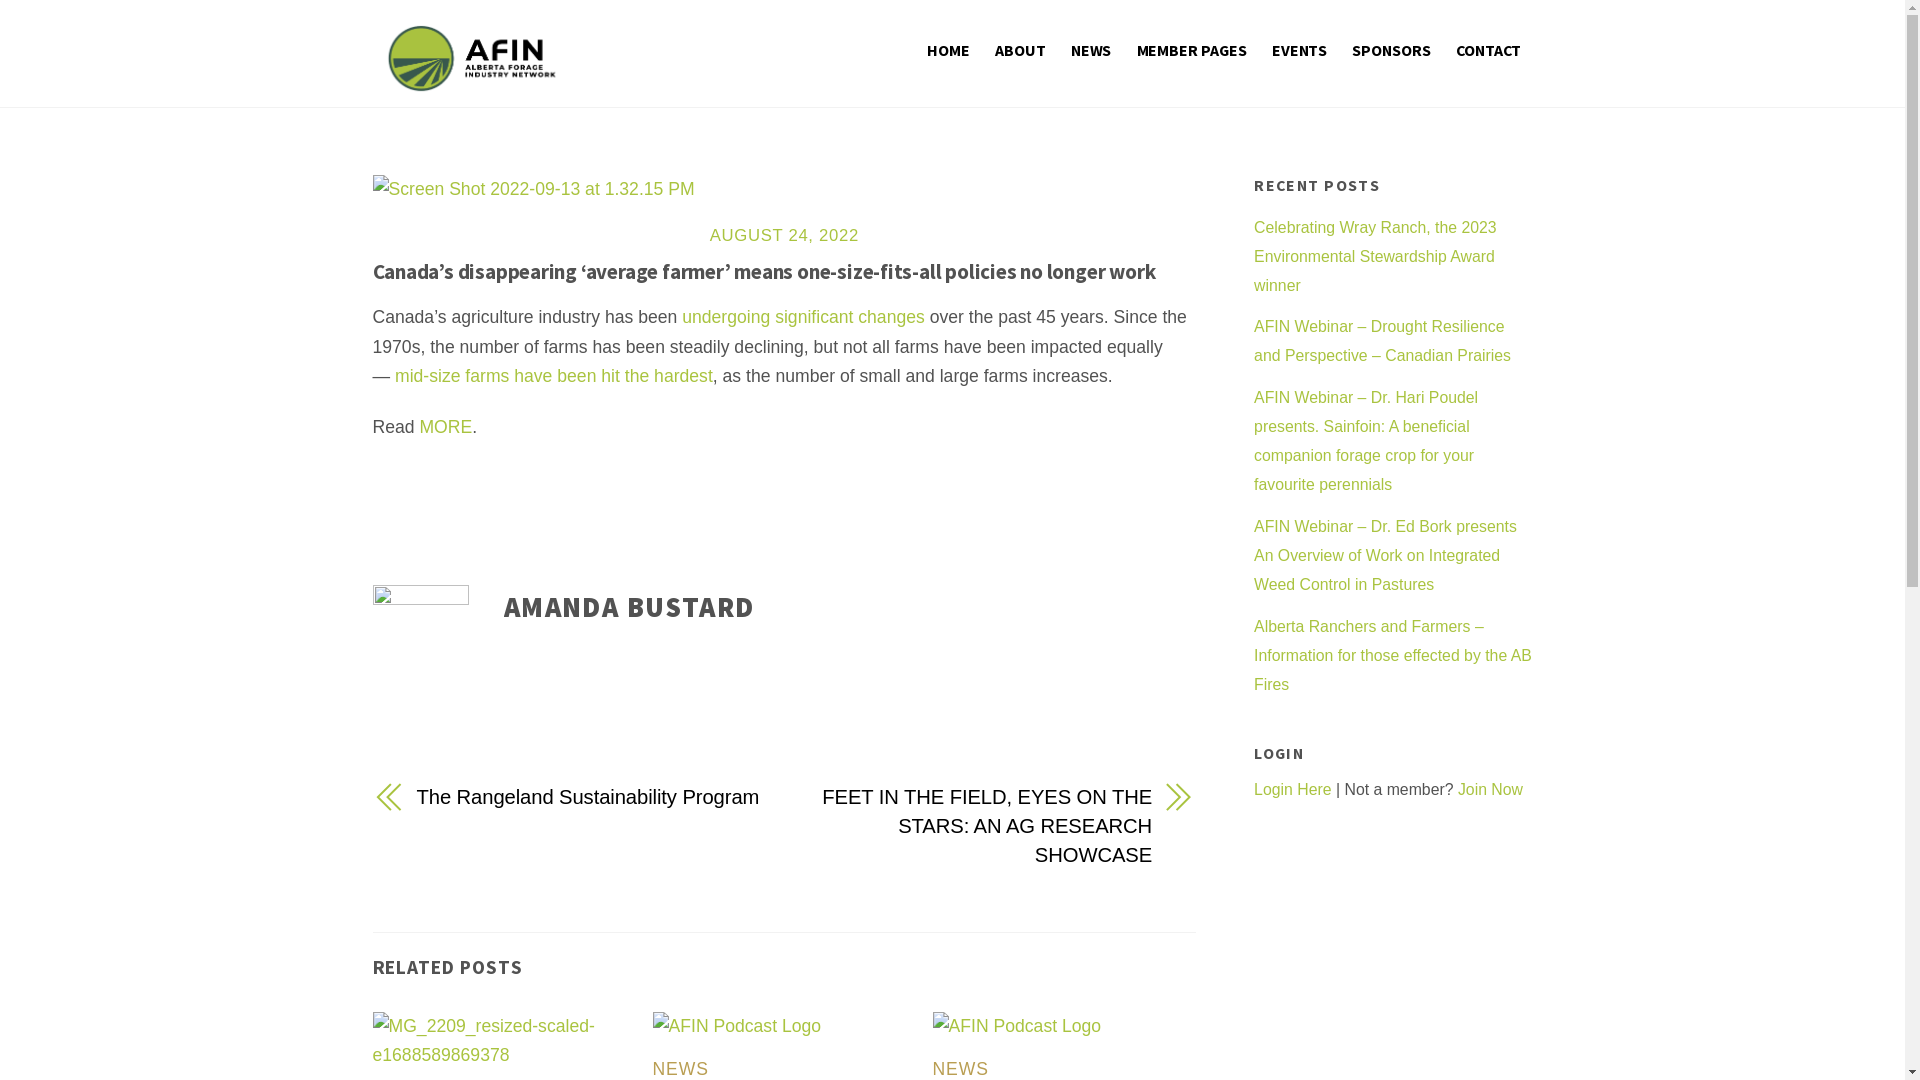 The image size is (1920, 1080). I want to click on 'MG_2209_resized-scaled-e1688589869378', so click(504, 1040).